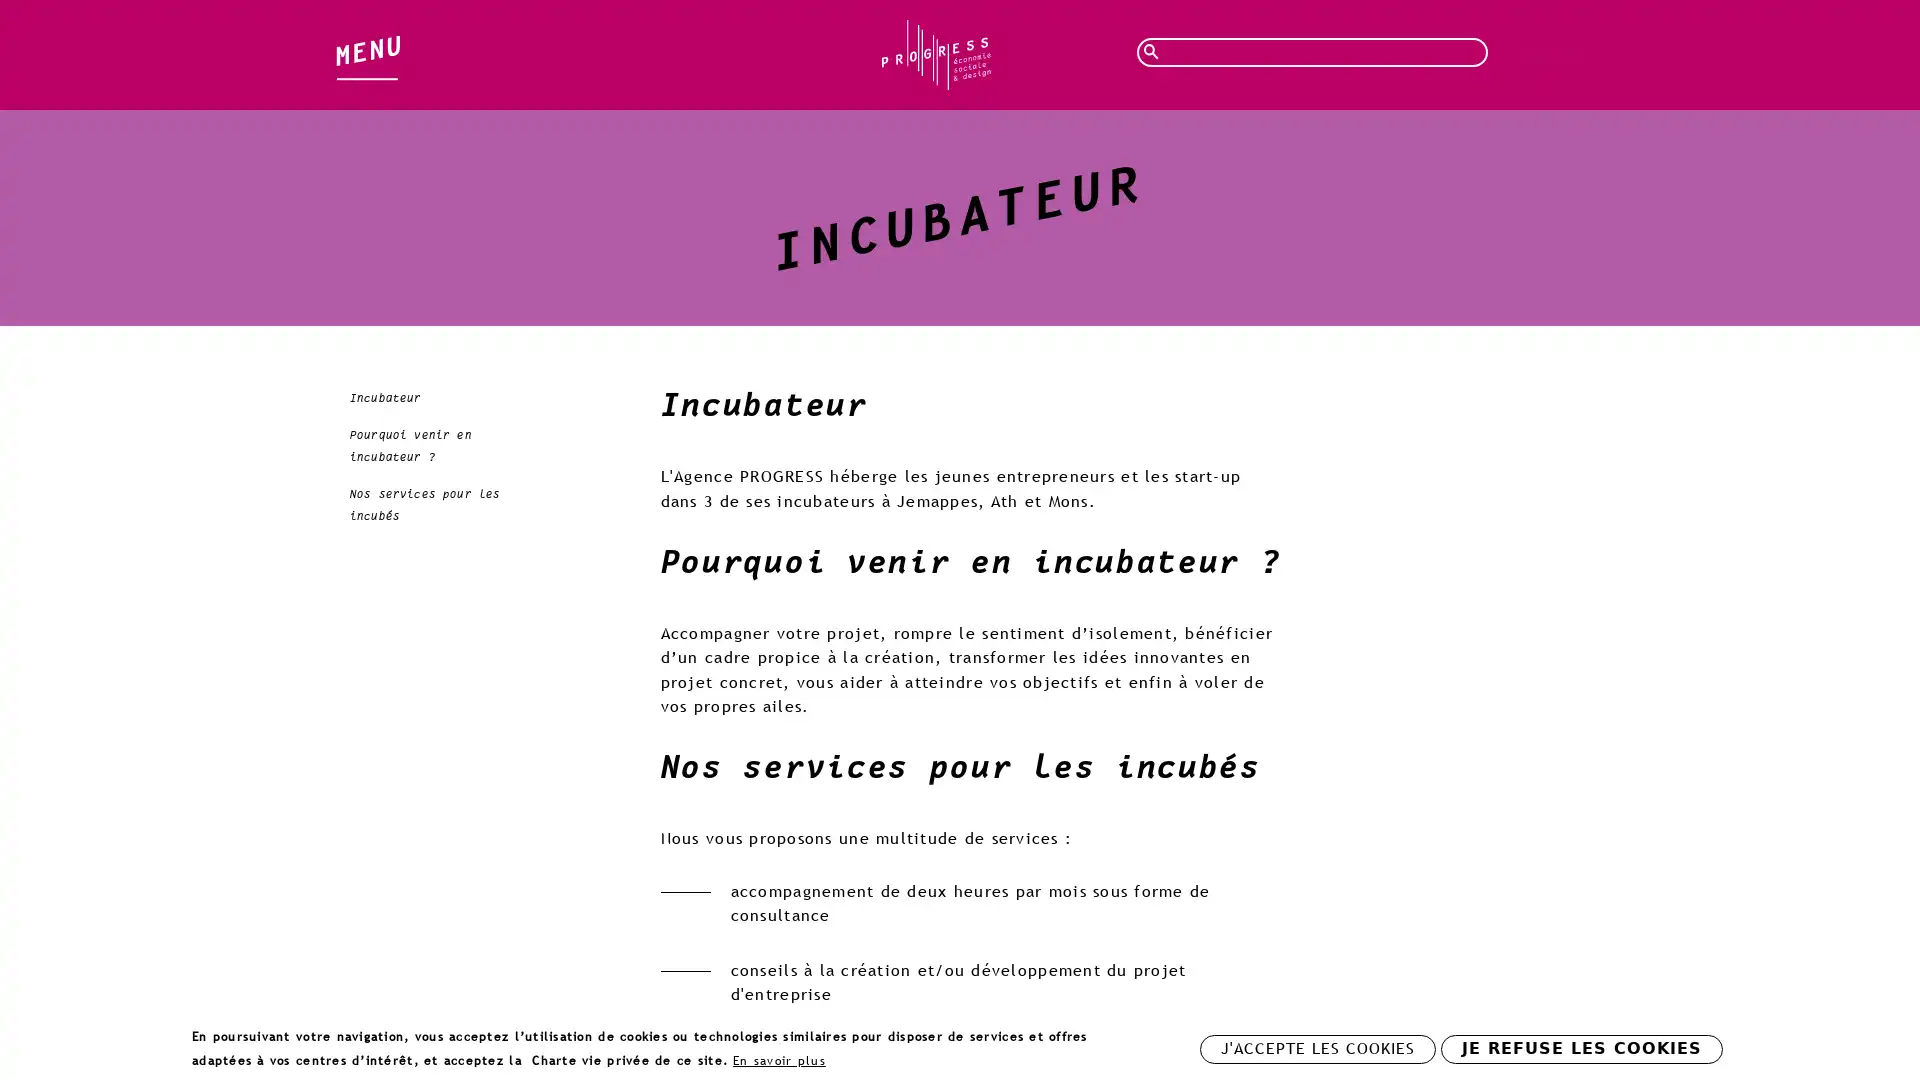  What do you see at coordinates (1476, 53) in the screenshot?
I see `Rechercher` at bounding box center [1476, 53].